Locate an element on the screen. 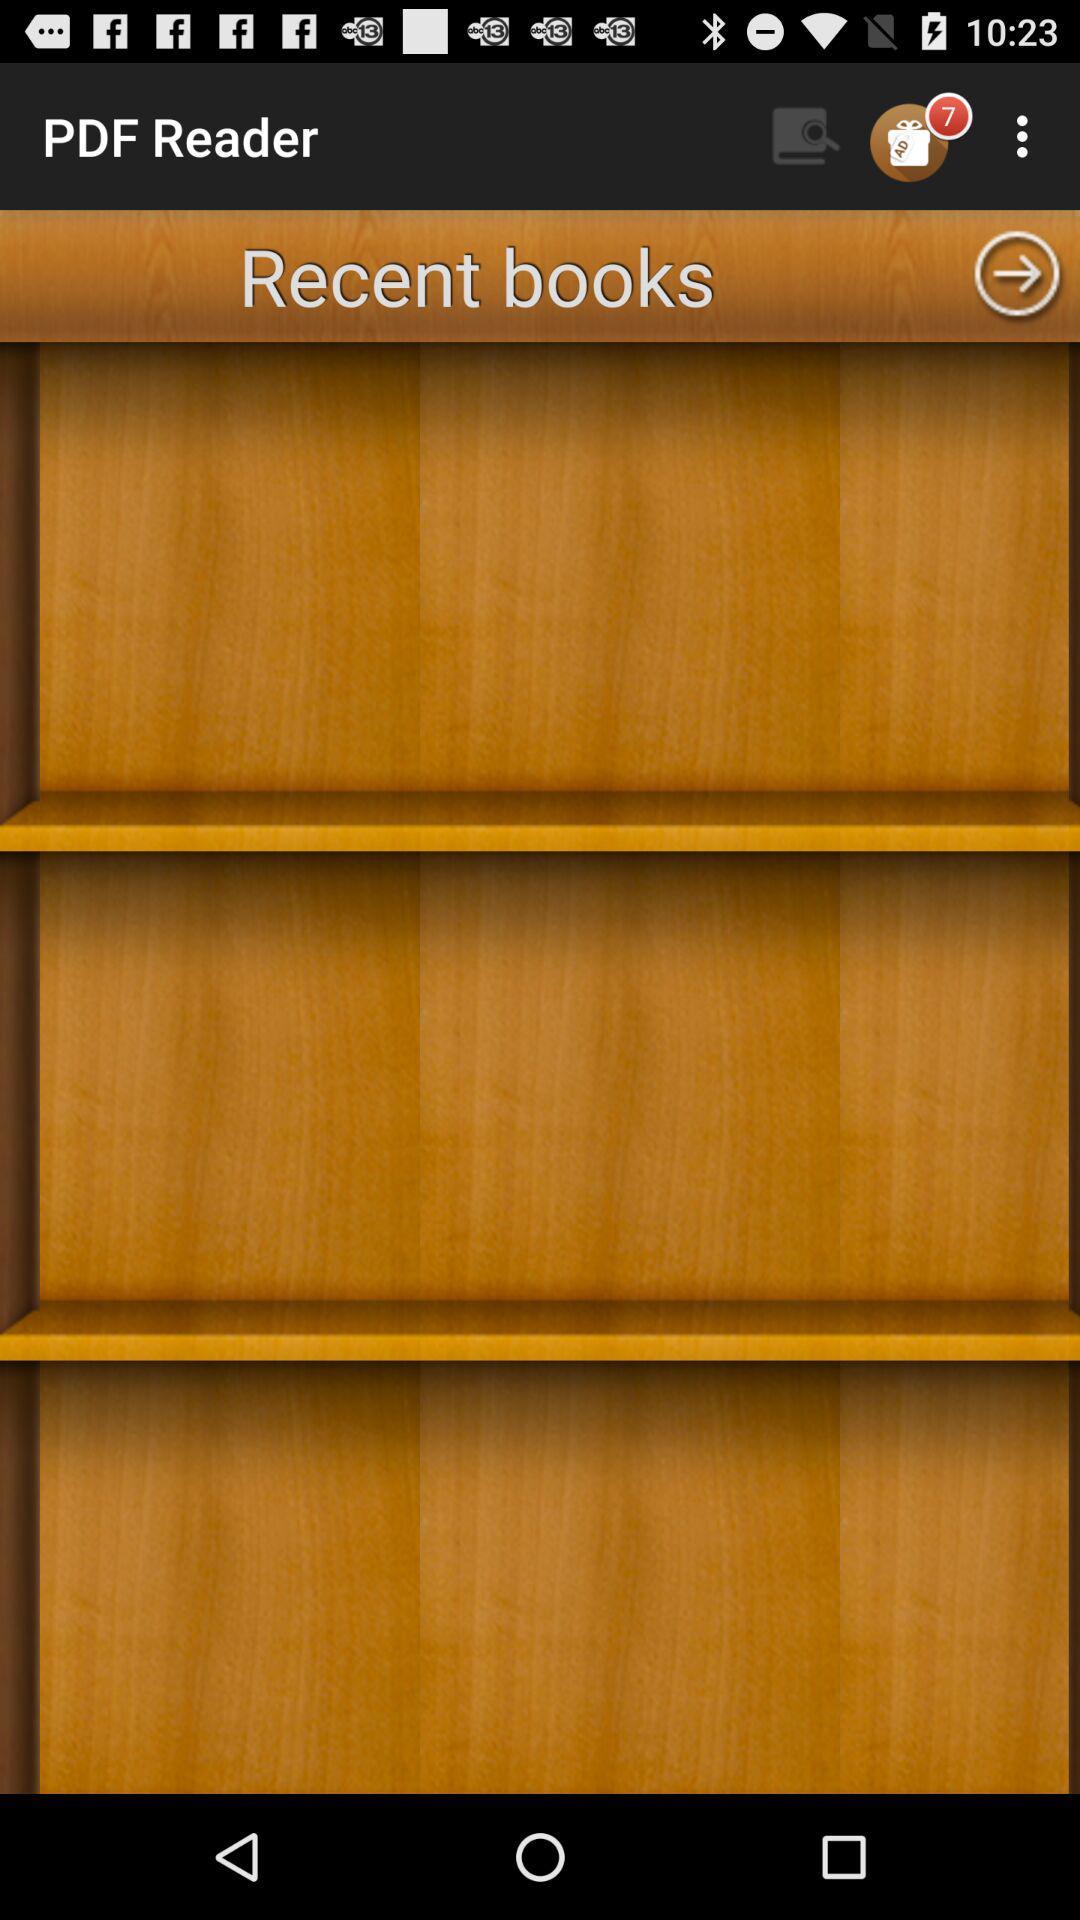  go back is located at coordinates (1017, 274).